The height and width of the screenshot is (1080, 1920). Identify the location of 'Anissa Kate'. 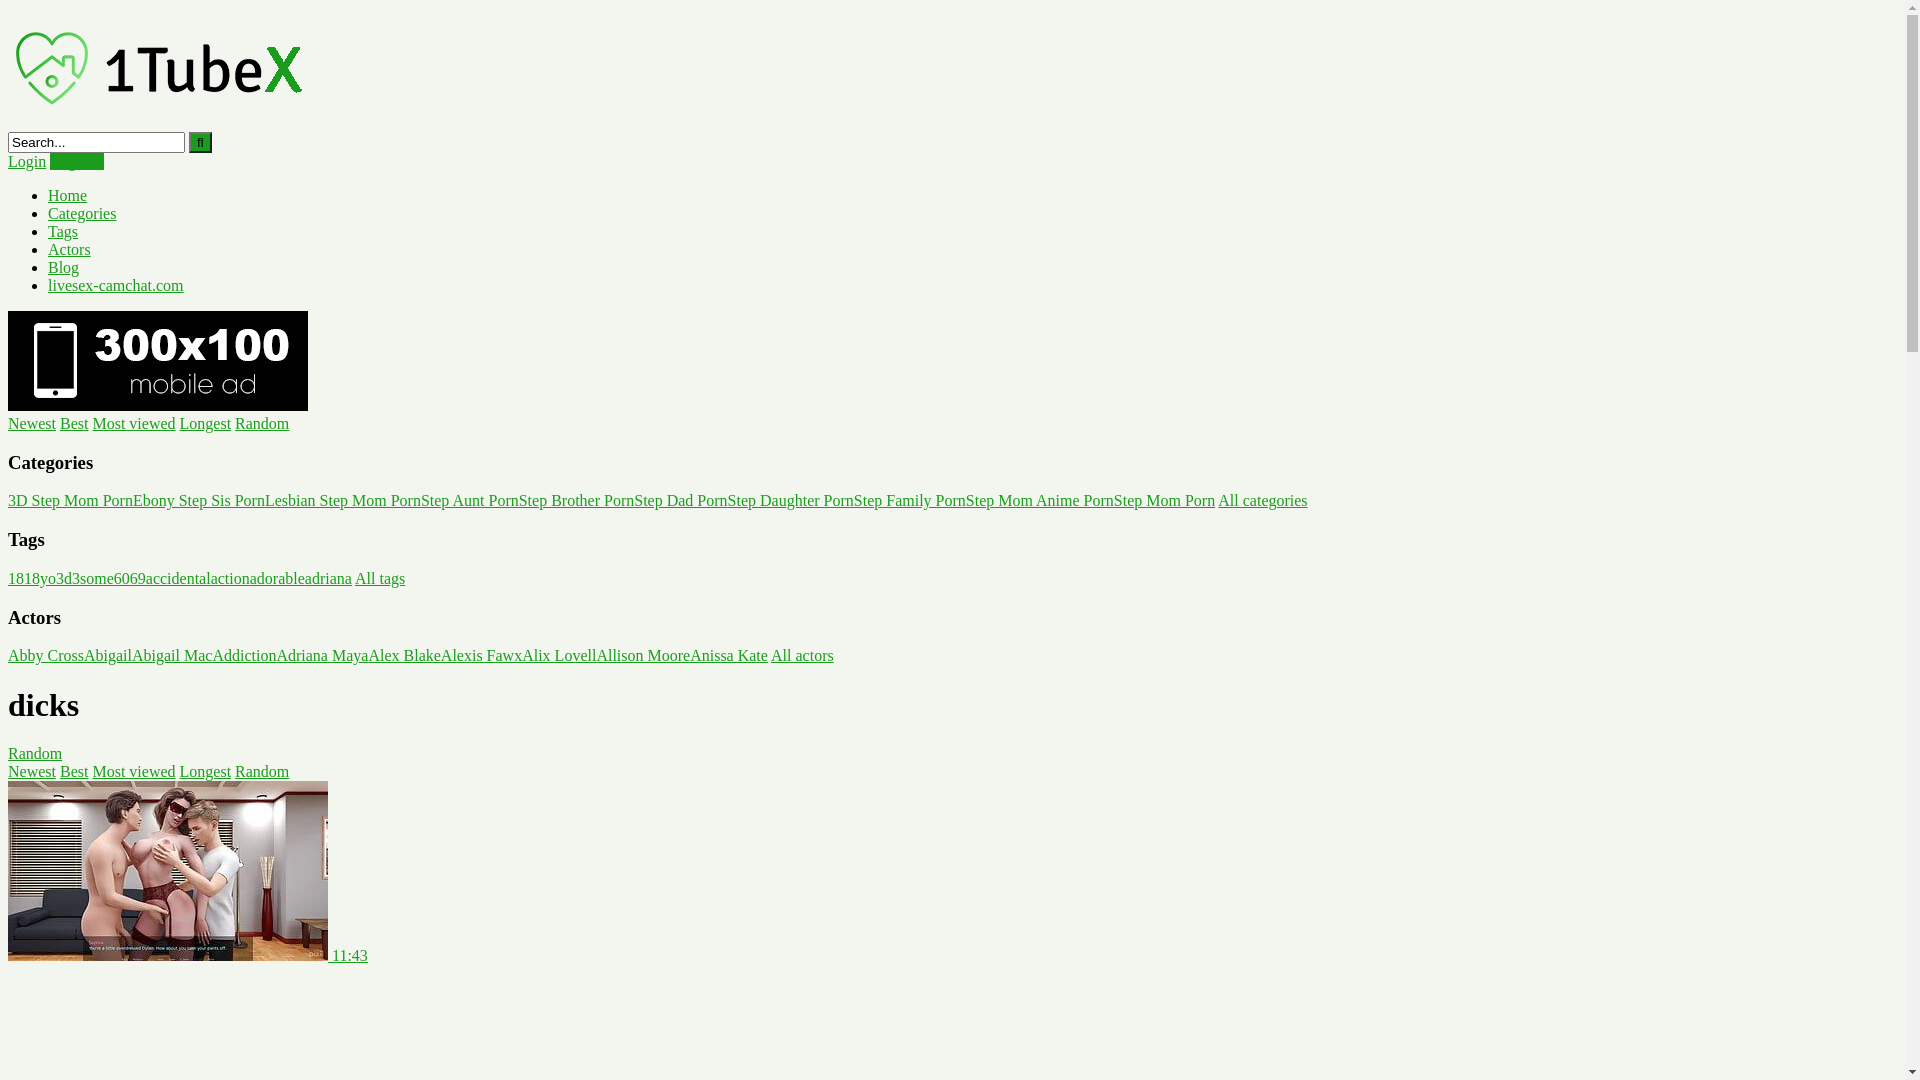
(728, 655).